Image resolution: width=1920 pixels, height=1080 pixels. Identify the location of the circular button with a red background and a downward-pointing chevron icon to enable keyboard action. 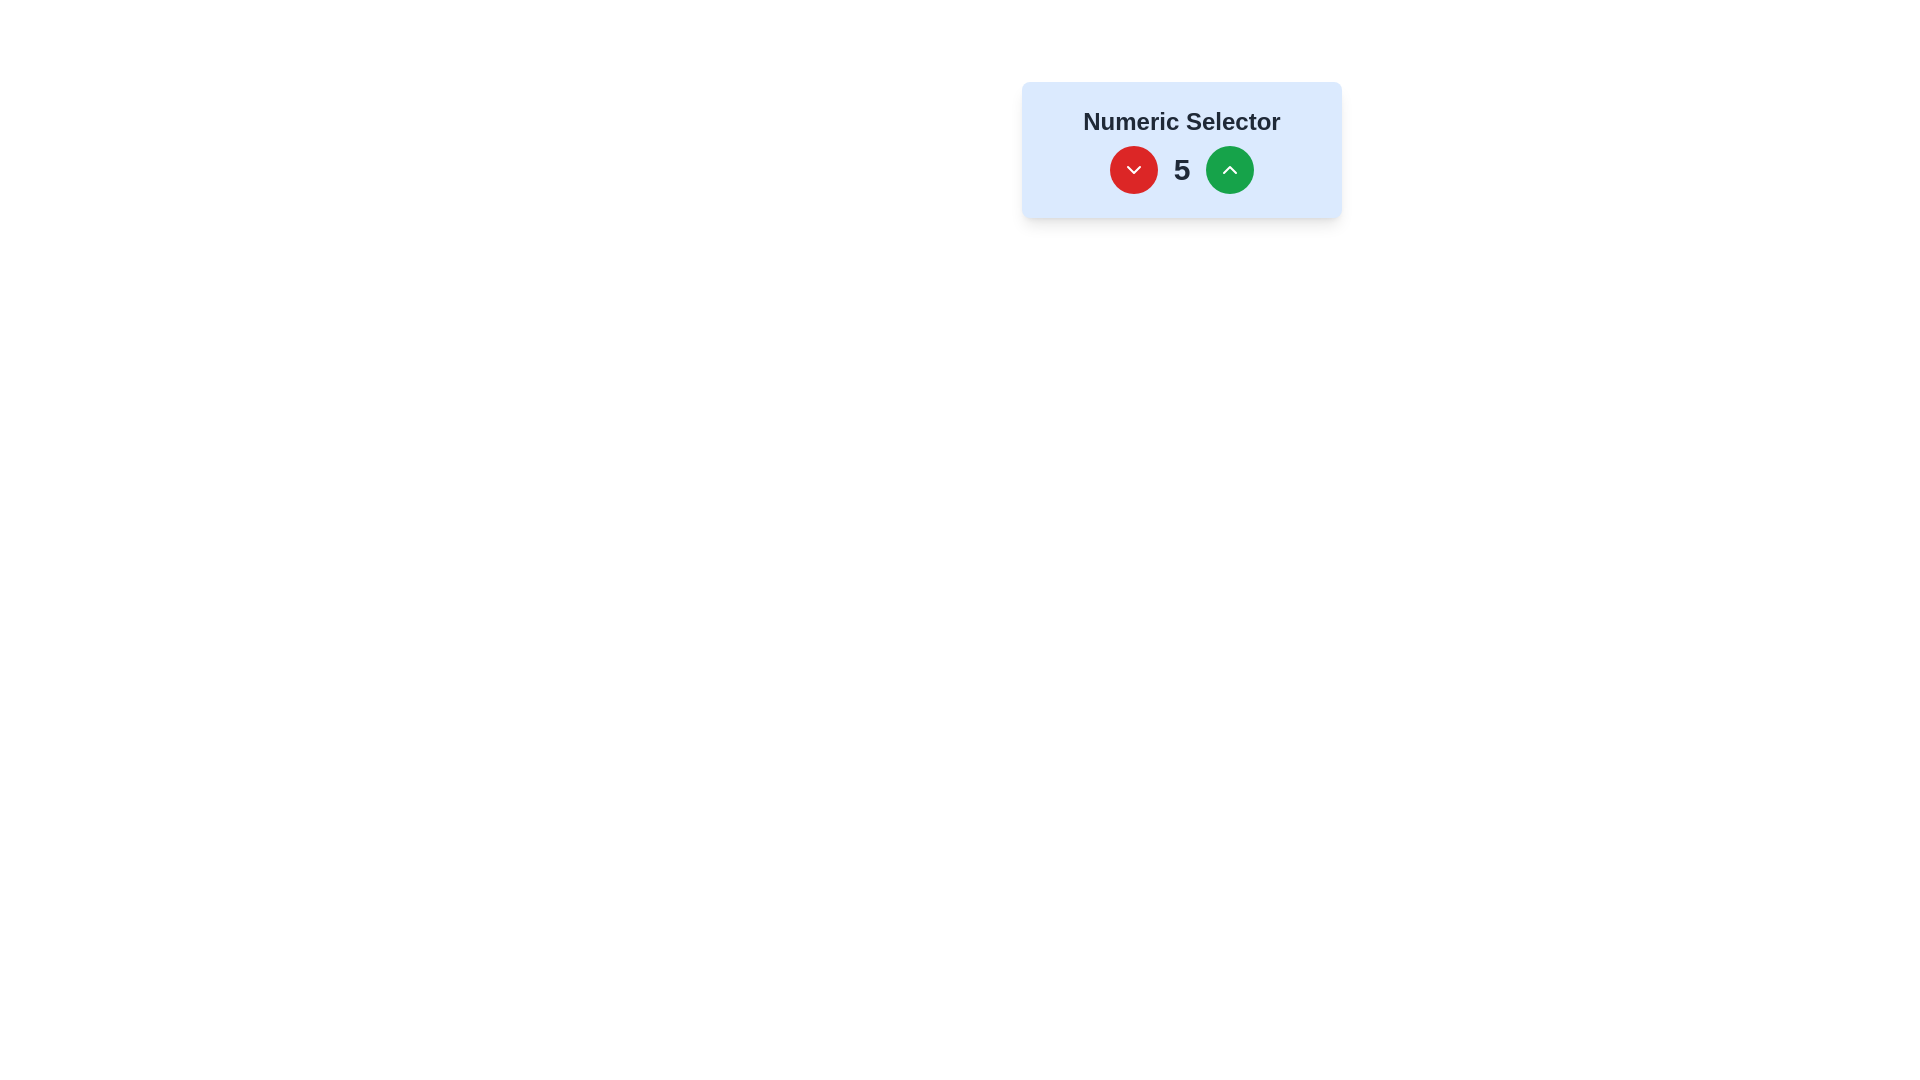
(1133, 168).